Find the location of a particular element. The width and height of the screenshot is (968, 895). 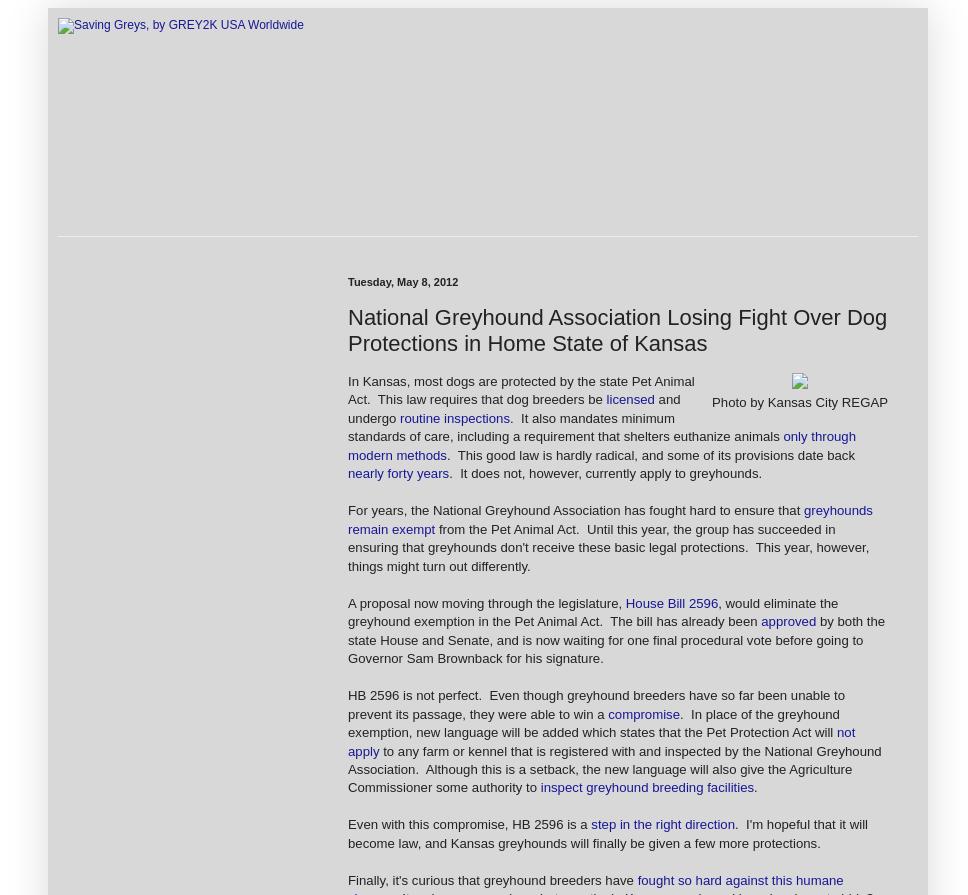

'In Kansas, most dogs are protected by the state Pet Animal Act.  This law requires that dog breeders be' is located at coordinates (520, 390).